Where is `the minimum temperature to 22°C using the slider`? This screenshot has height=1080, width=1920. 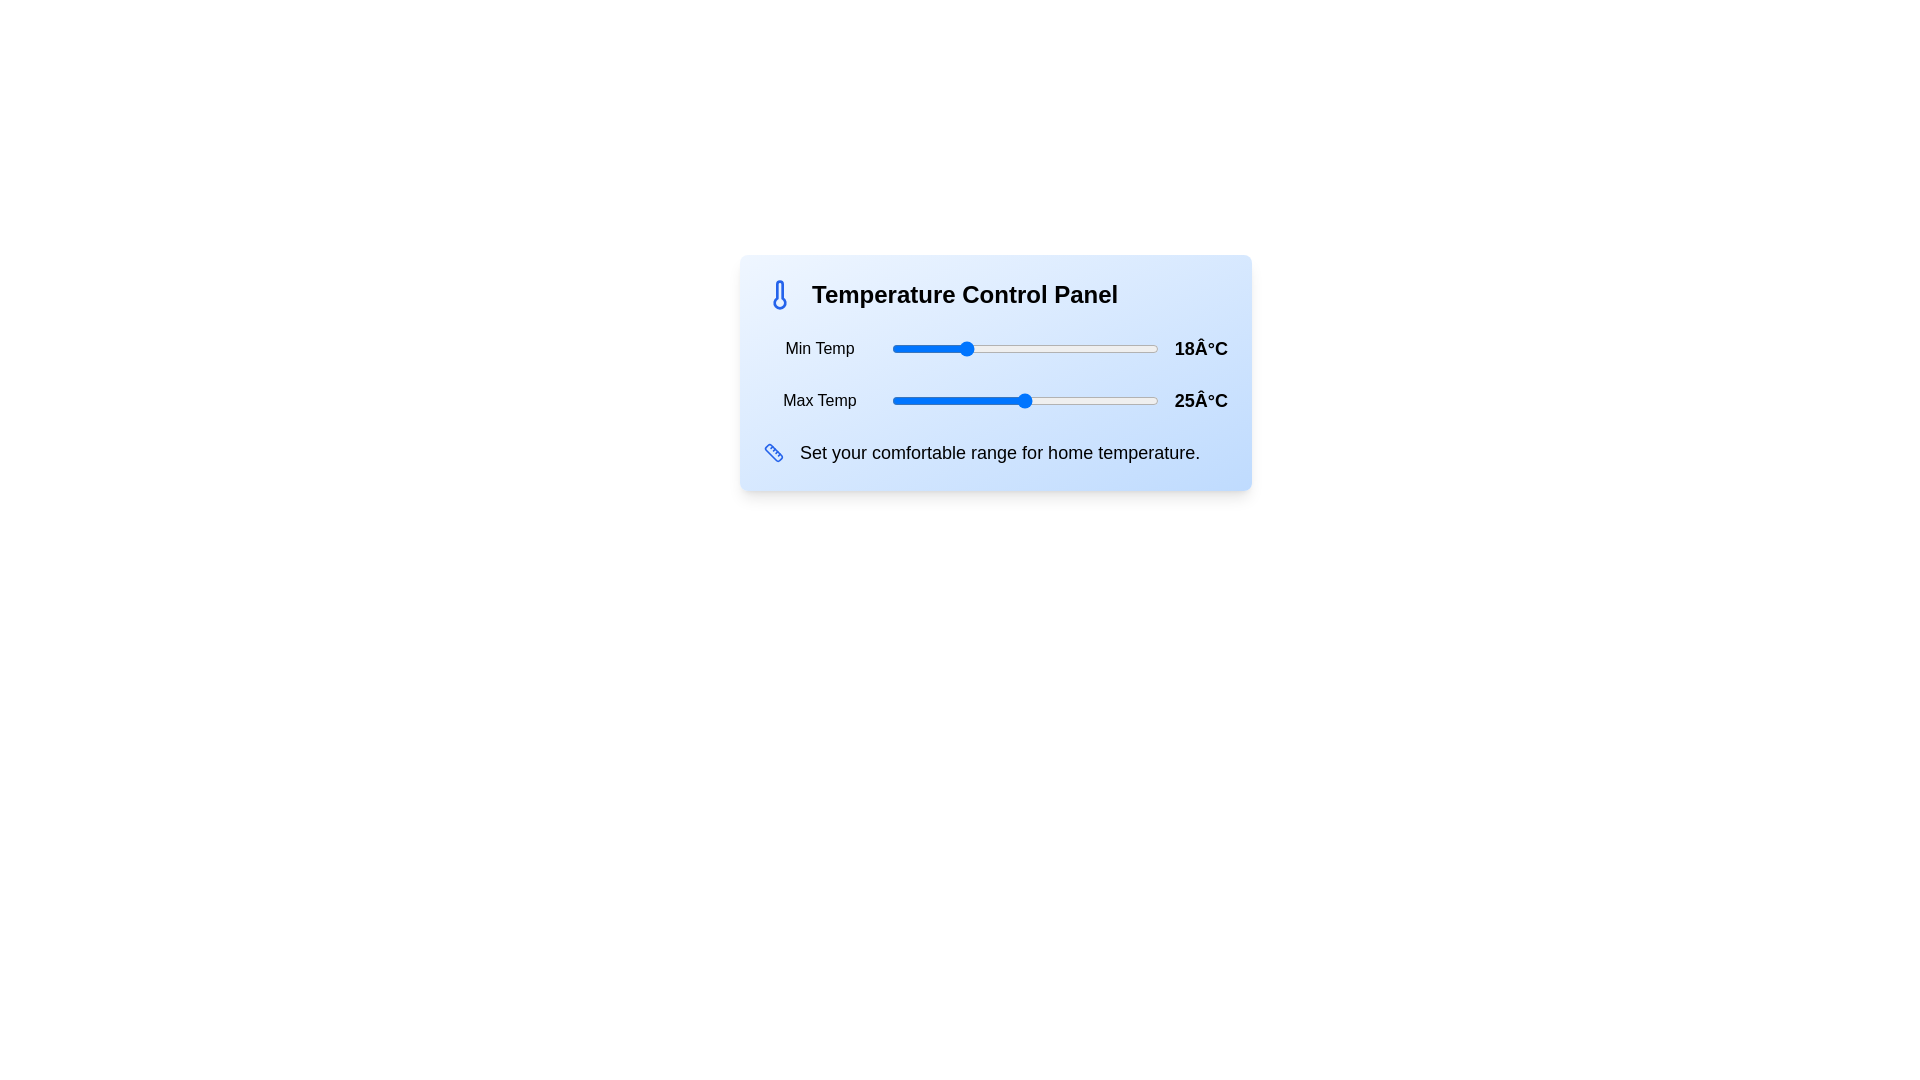
the minimum temperature to 22°C using the slider is located at coordinates (998, 347).